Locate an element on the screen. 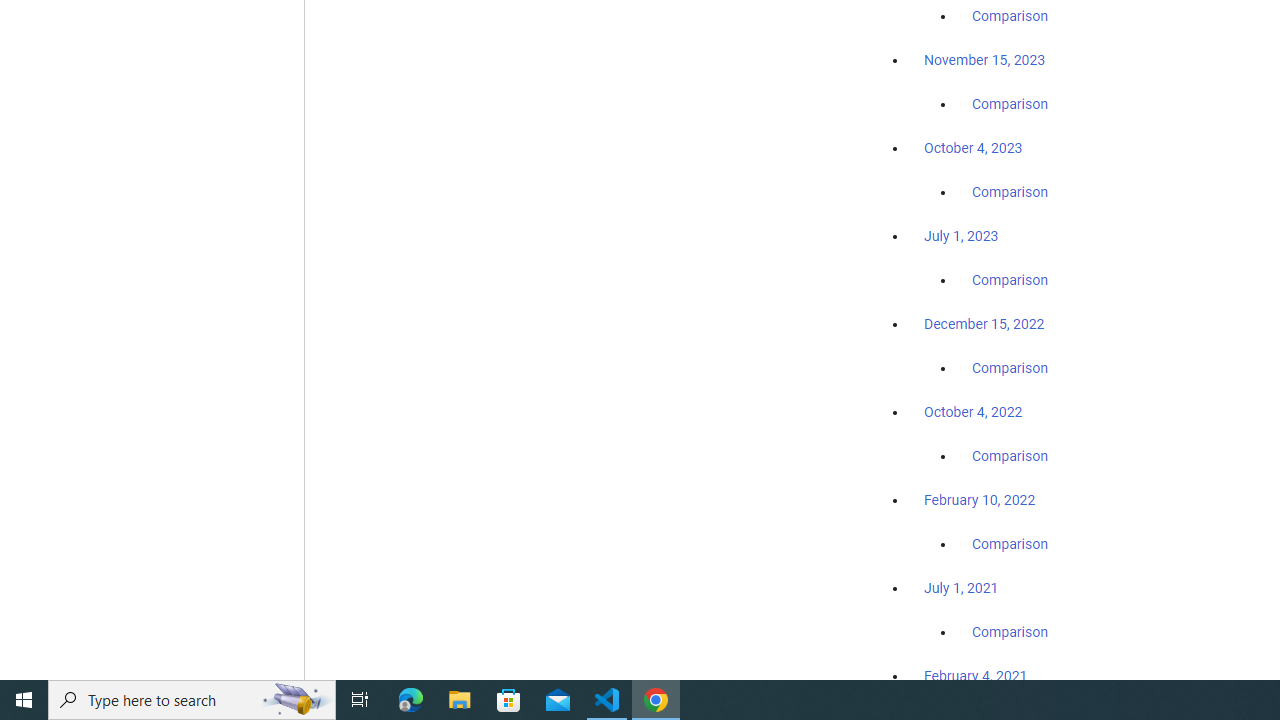 Image resolution: width=1280 pixels, height=720 pixels. 'October 4, 2022' is located at coordinates (973, 411).